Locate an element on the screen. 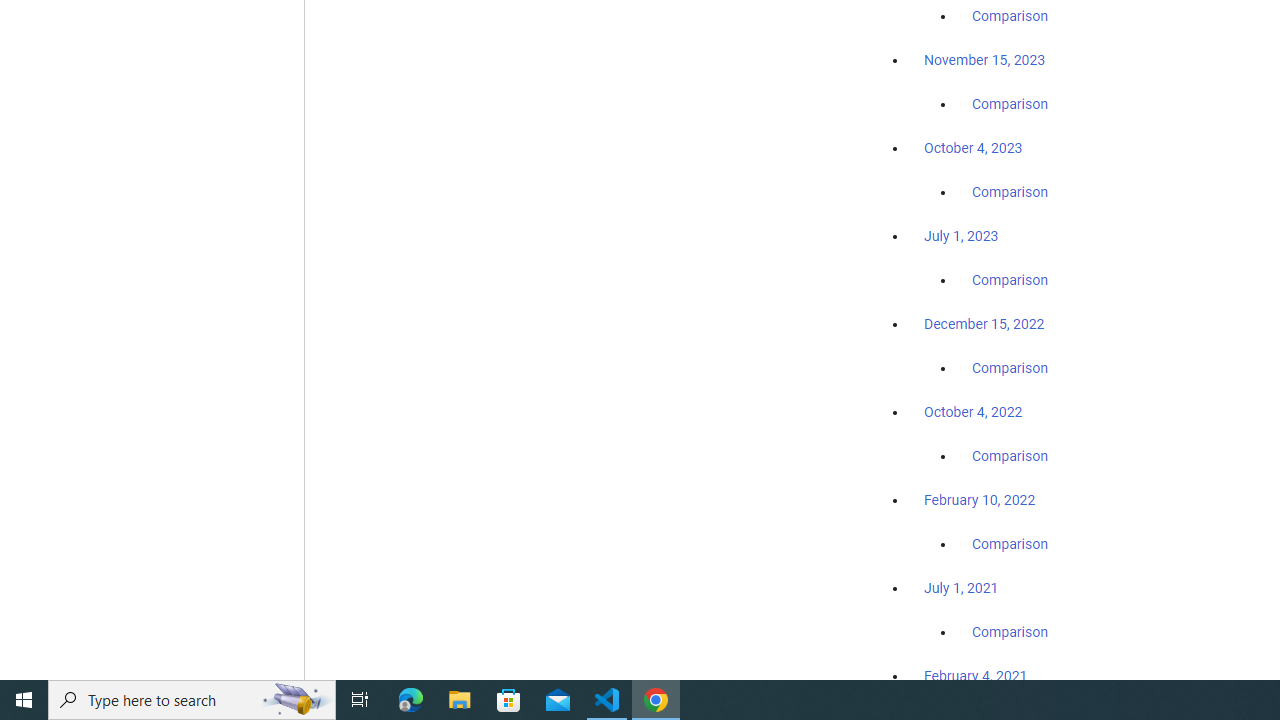 Image resolution: width=1280 pixels, height=720 pixels. 'October 4, 2022' is located at coordinates (973, 411).